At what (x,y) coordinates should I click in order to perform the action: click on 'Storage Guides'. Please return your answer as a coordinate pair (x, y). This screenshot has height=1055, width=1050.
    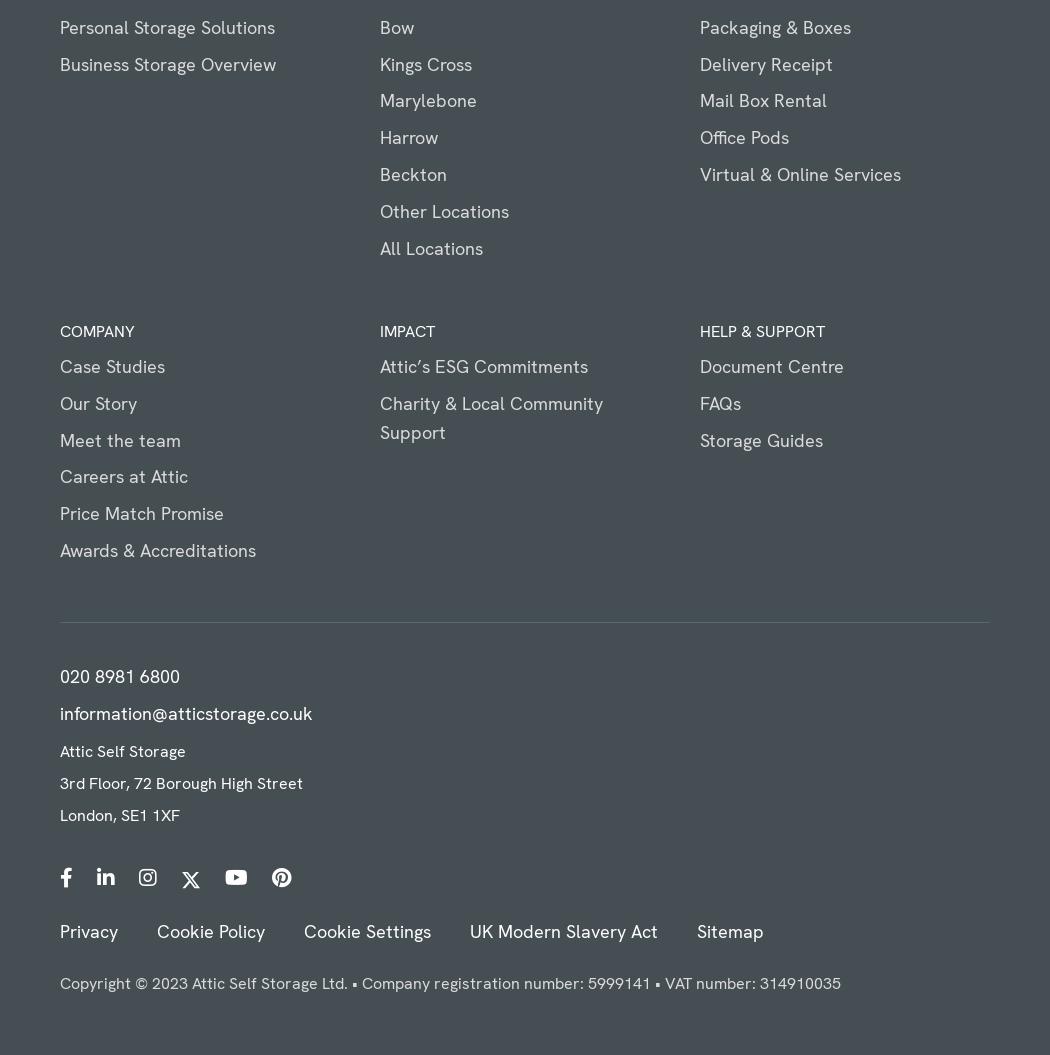
    Looking at the image, I should click on (698, 438).